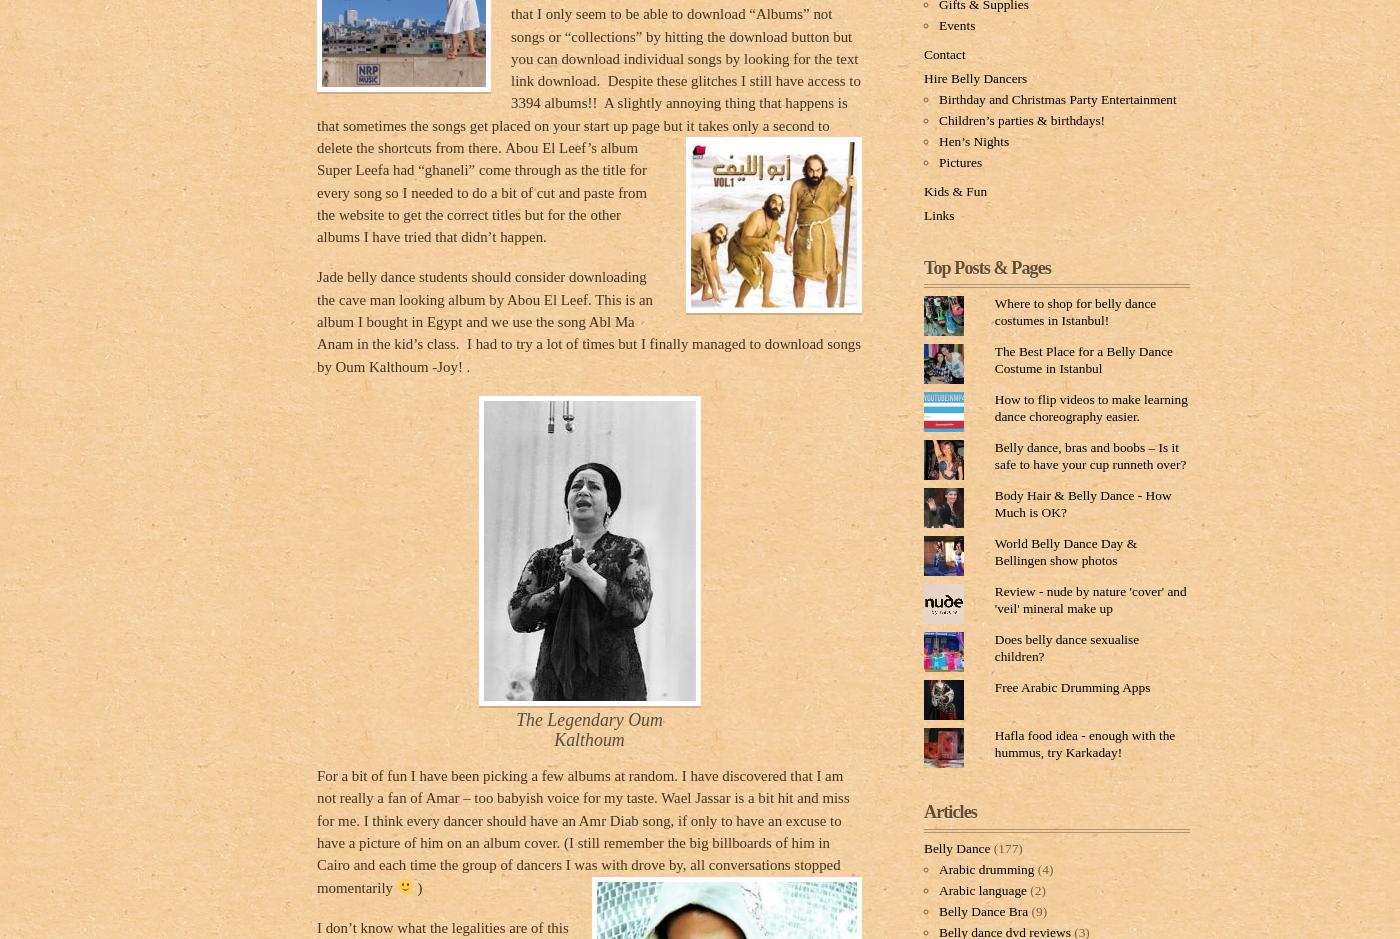  Describe the element at coordinates (1190, 33) in the screenshot. I see `'Comment'` at that location.